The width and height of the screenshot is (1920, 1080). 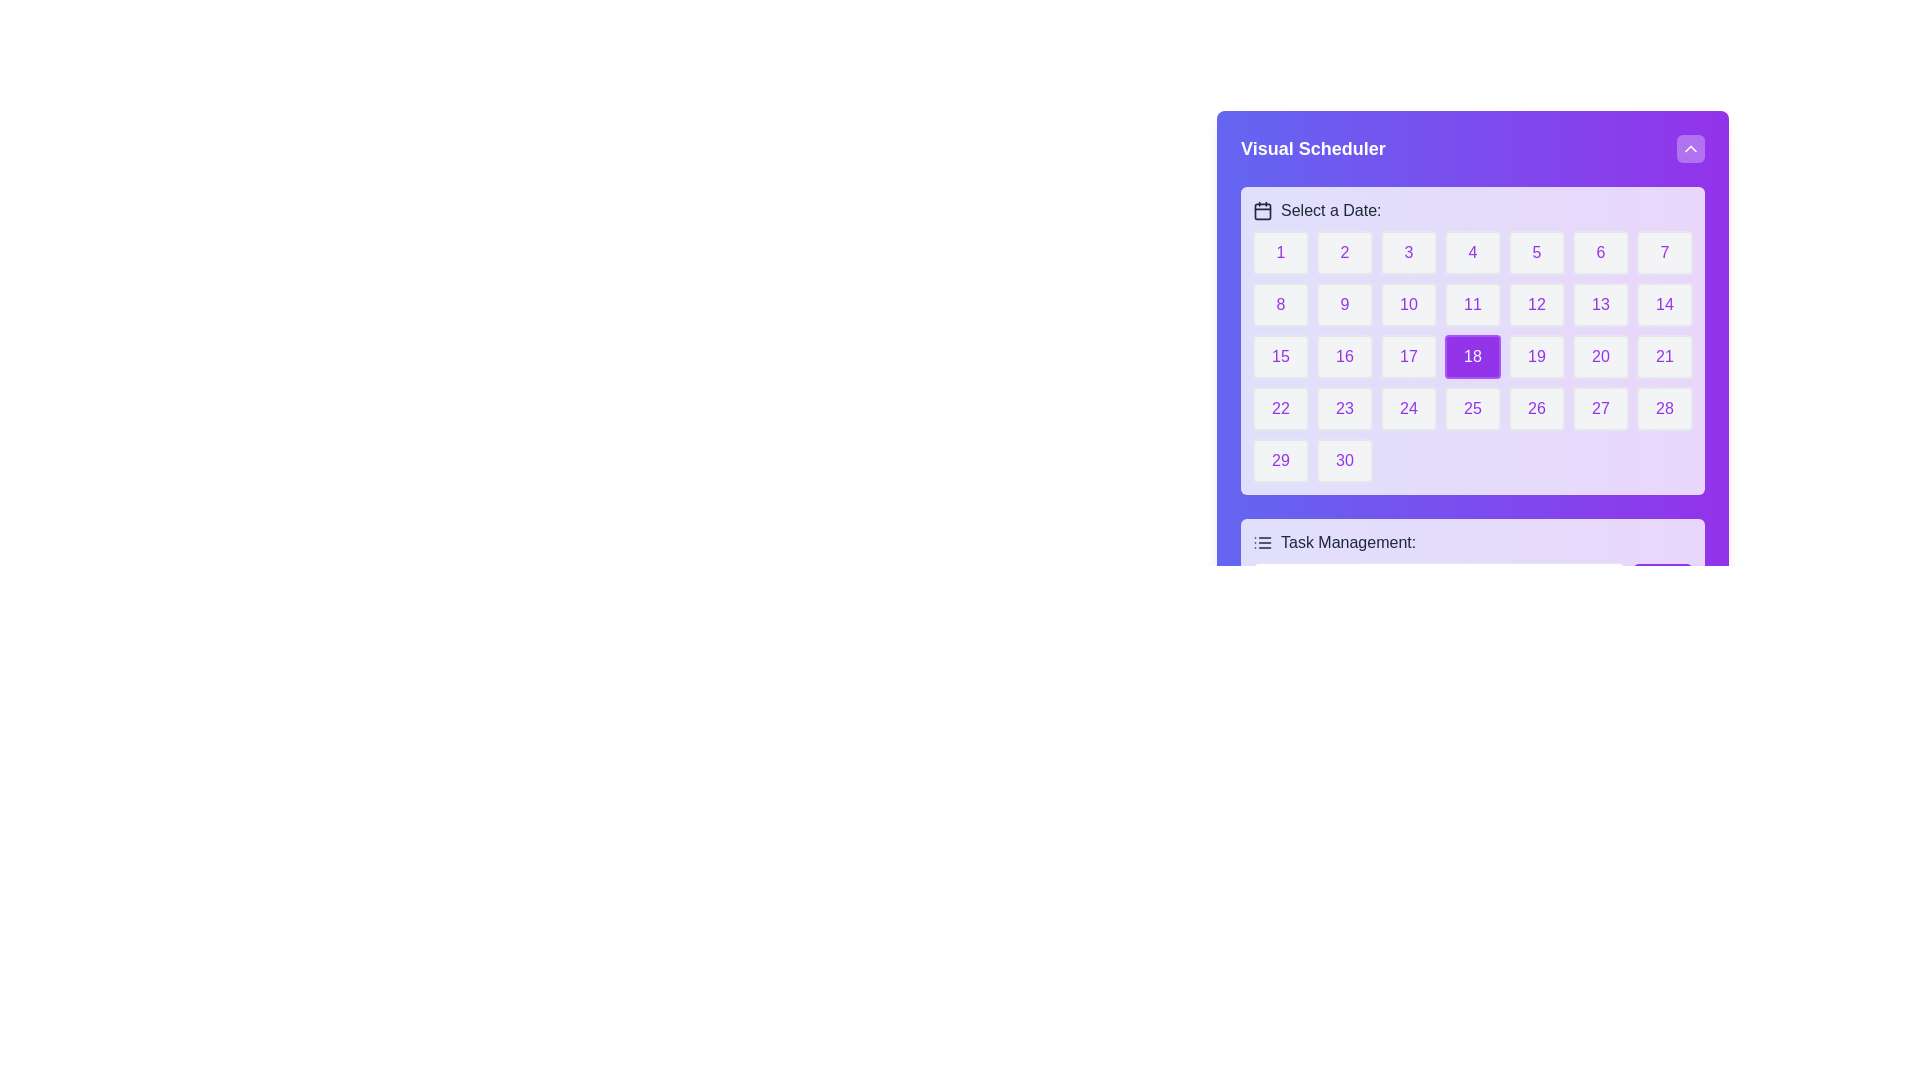 What do you see at coordinates (1408, 304) in the screenshot?
I see `the rectangular button labeled '10' with a light gray background and purple text` at bounding box center [1408, 304].